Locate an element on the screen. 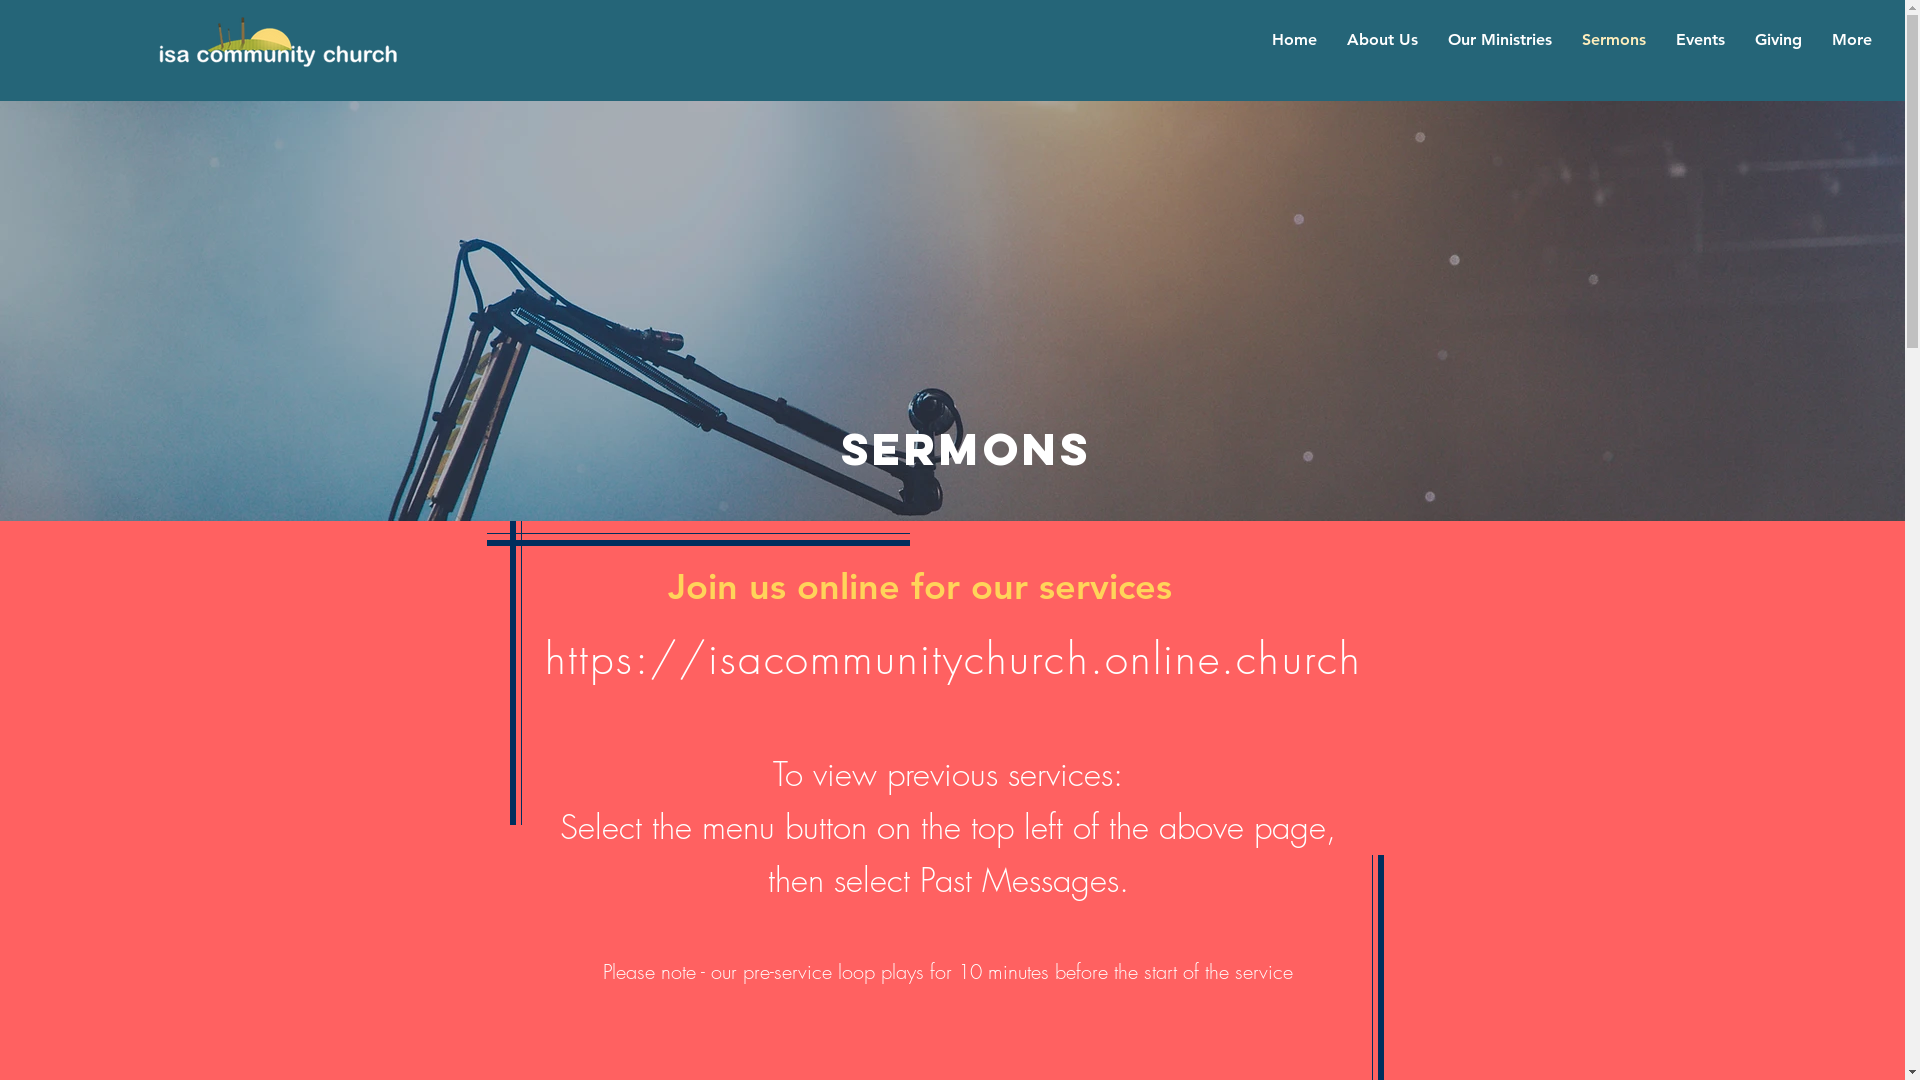 This screenshot has width=1920, height=1080. 'Sermons' is located at coordinates (1612, 39).